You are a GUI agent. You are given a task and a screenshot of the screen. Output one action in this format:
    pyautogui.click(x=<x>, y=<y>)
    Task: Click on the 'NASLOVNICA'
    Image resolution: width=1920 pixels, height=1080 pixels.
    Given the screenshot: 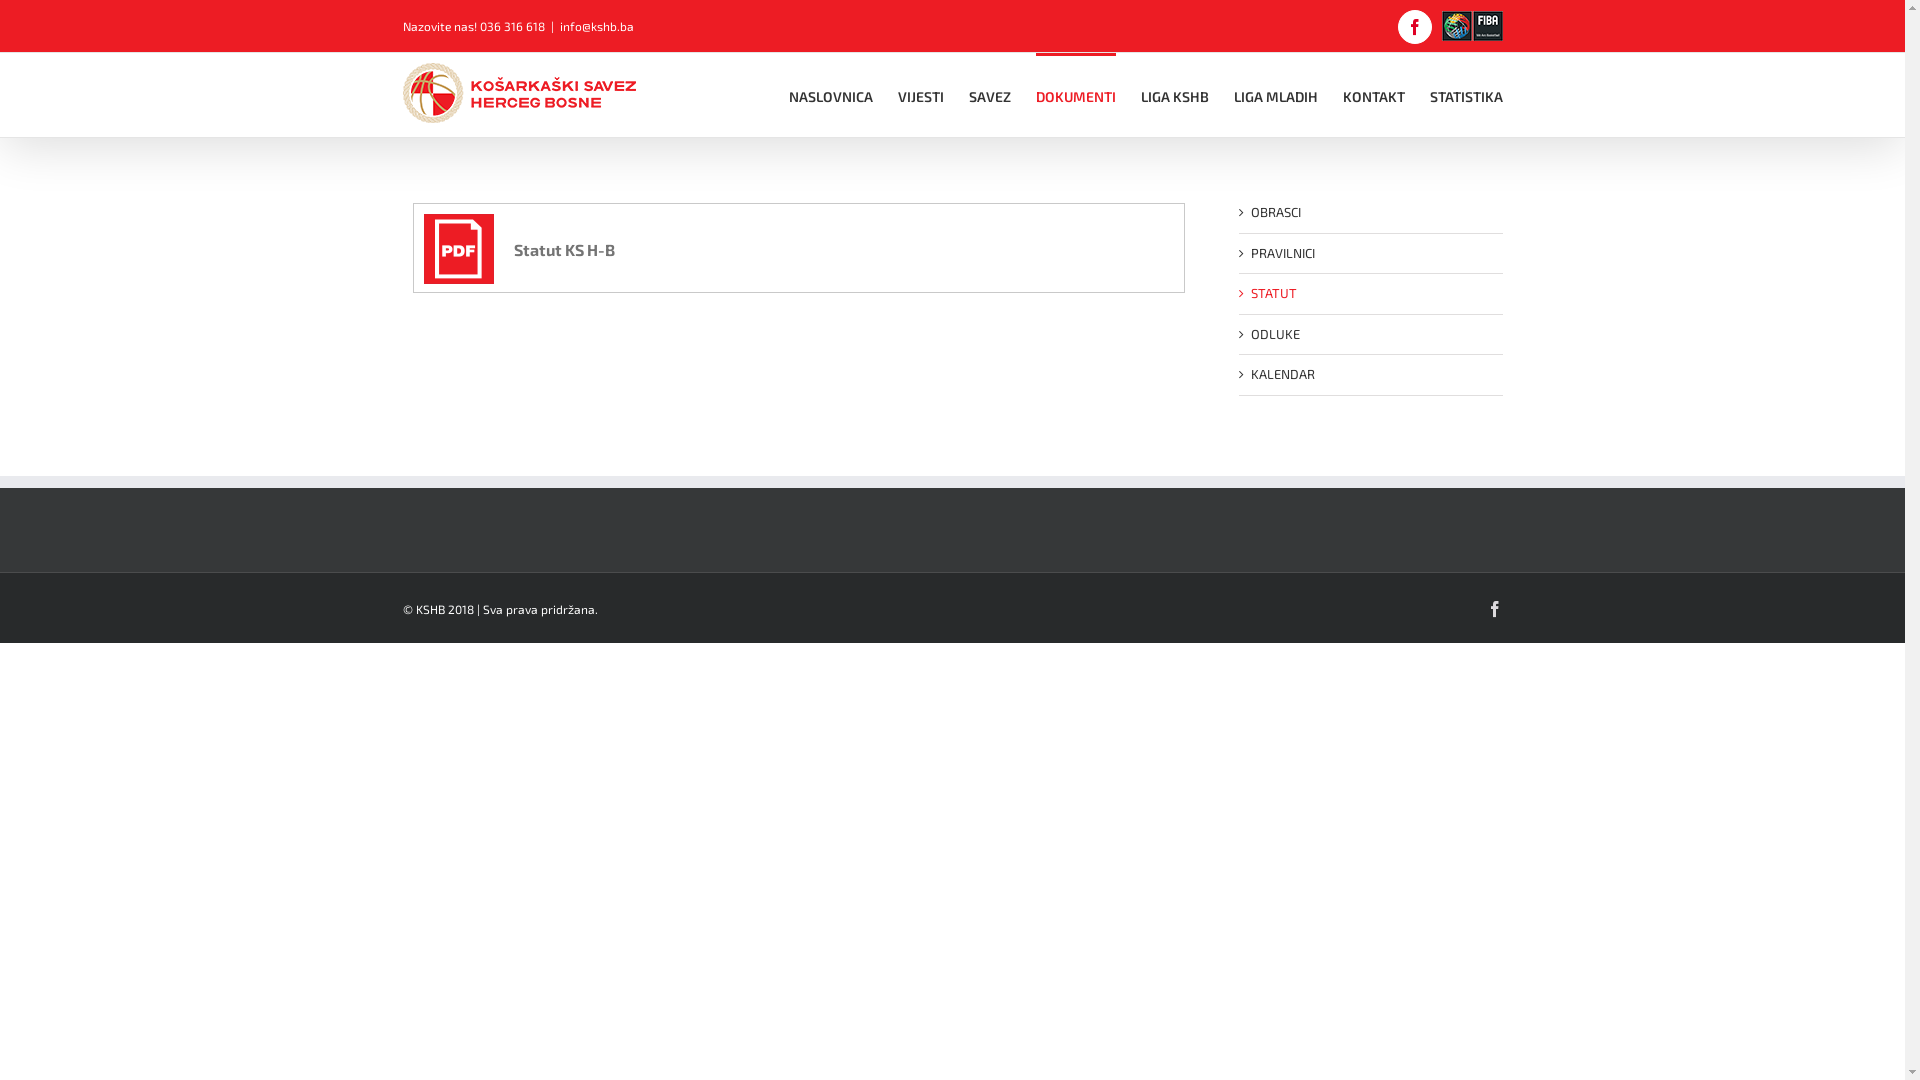 What is the action you would take?
    pyautogui.click(x=830, y=95)
    